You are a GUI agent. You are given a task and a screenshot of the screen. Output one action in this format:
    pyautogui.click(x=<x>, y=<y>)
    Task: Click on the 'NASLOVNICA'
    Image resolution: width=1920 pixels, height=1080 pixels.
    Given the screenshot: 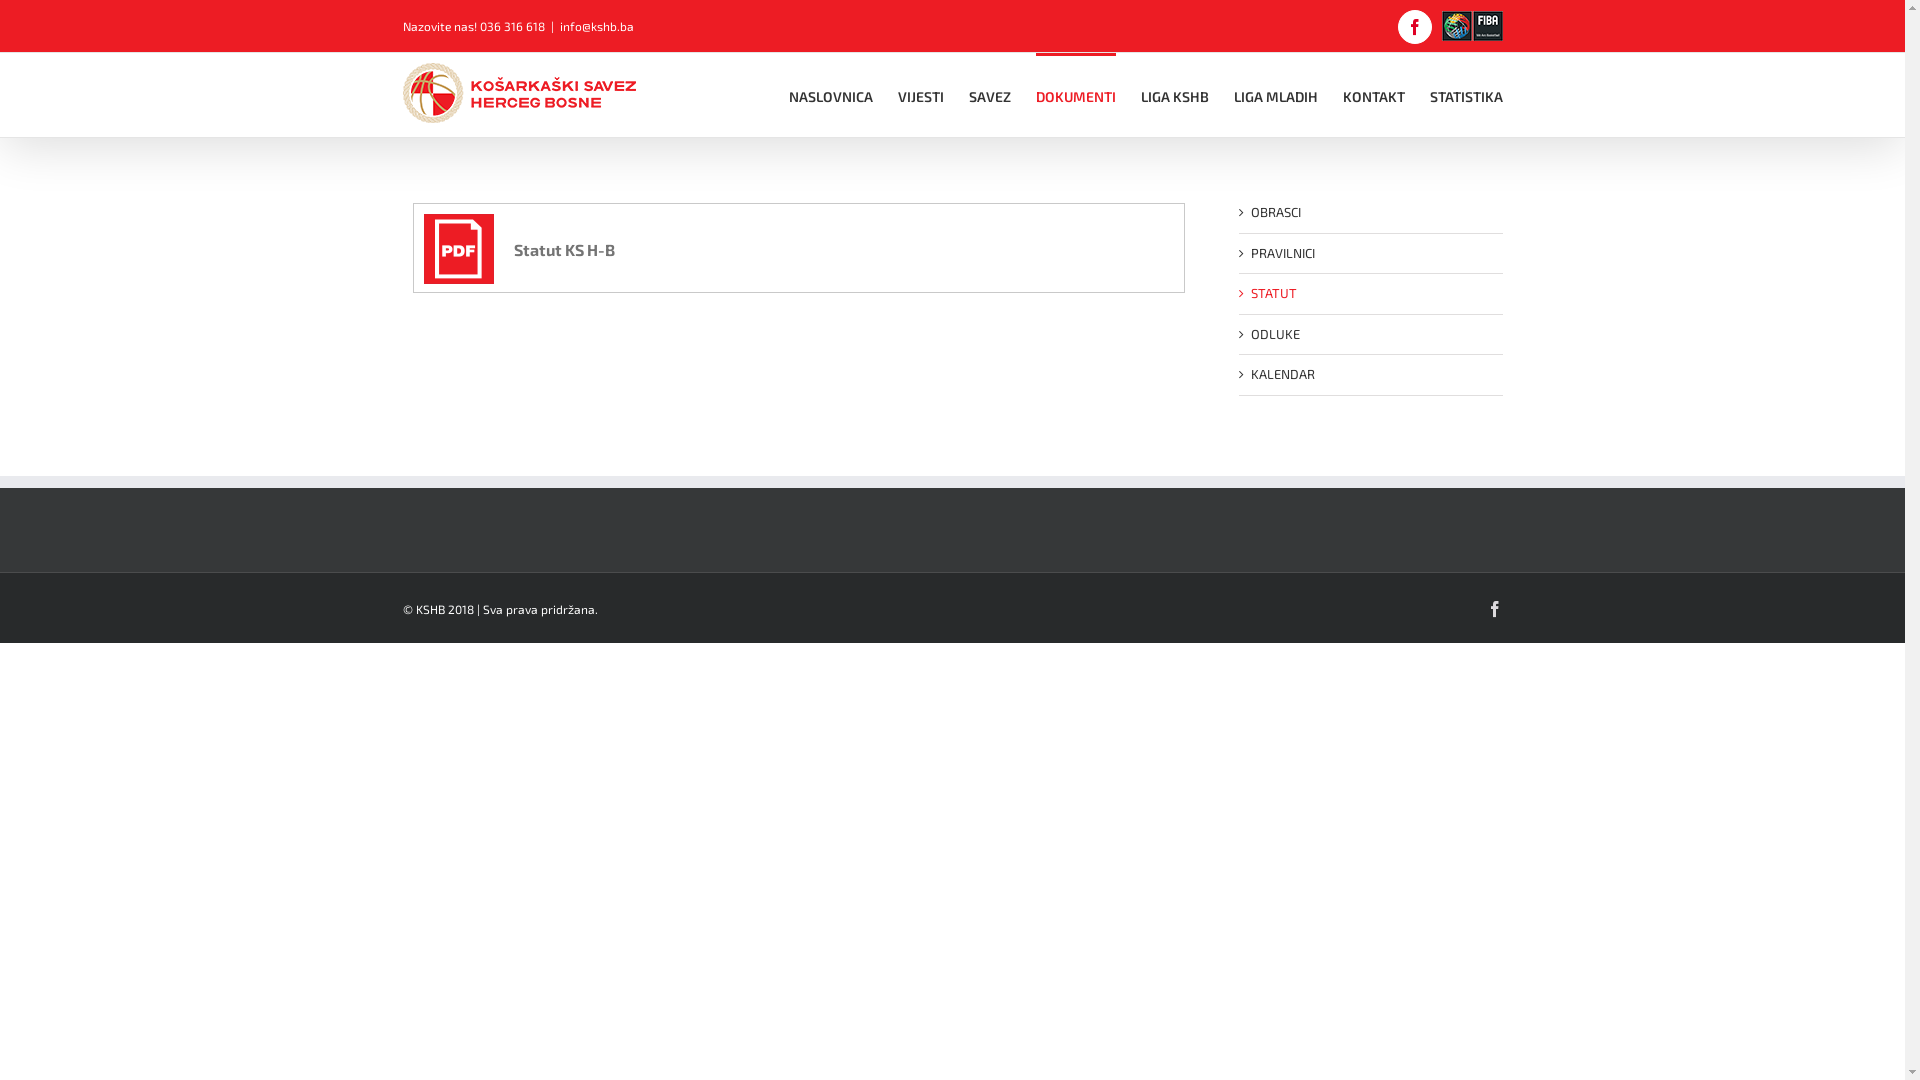 What is the action you would take?
    pyautogui.click(x=830, y=95)
    